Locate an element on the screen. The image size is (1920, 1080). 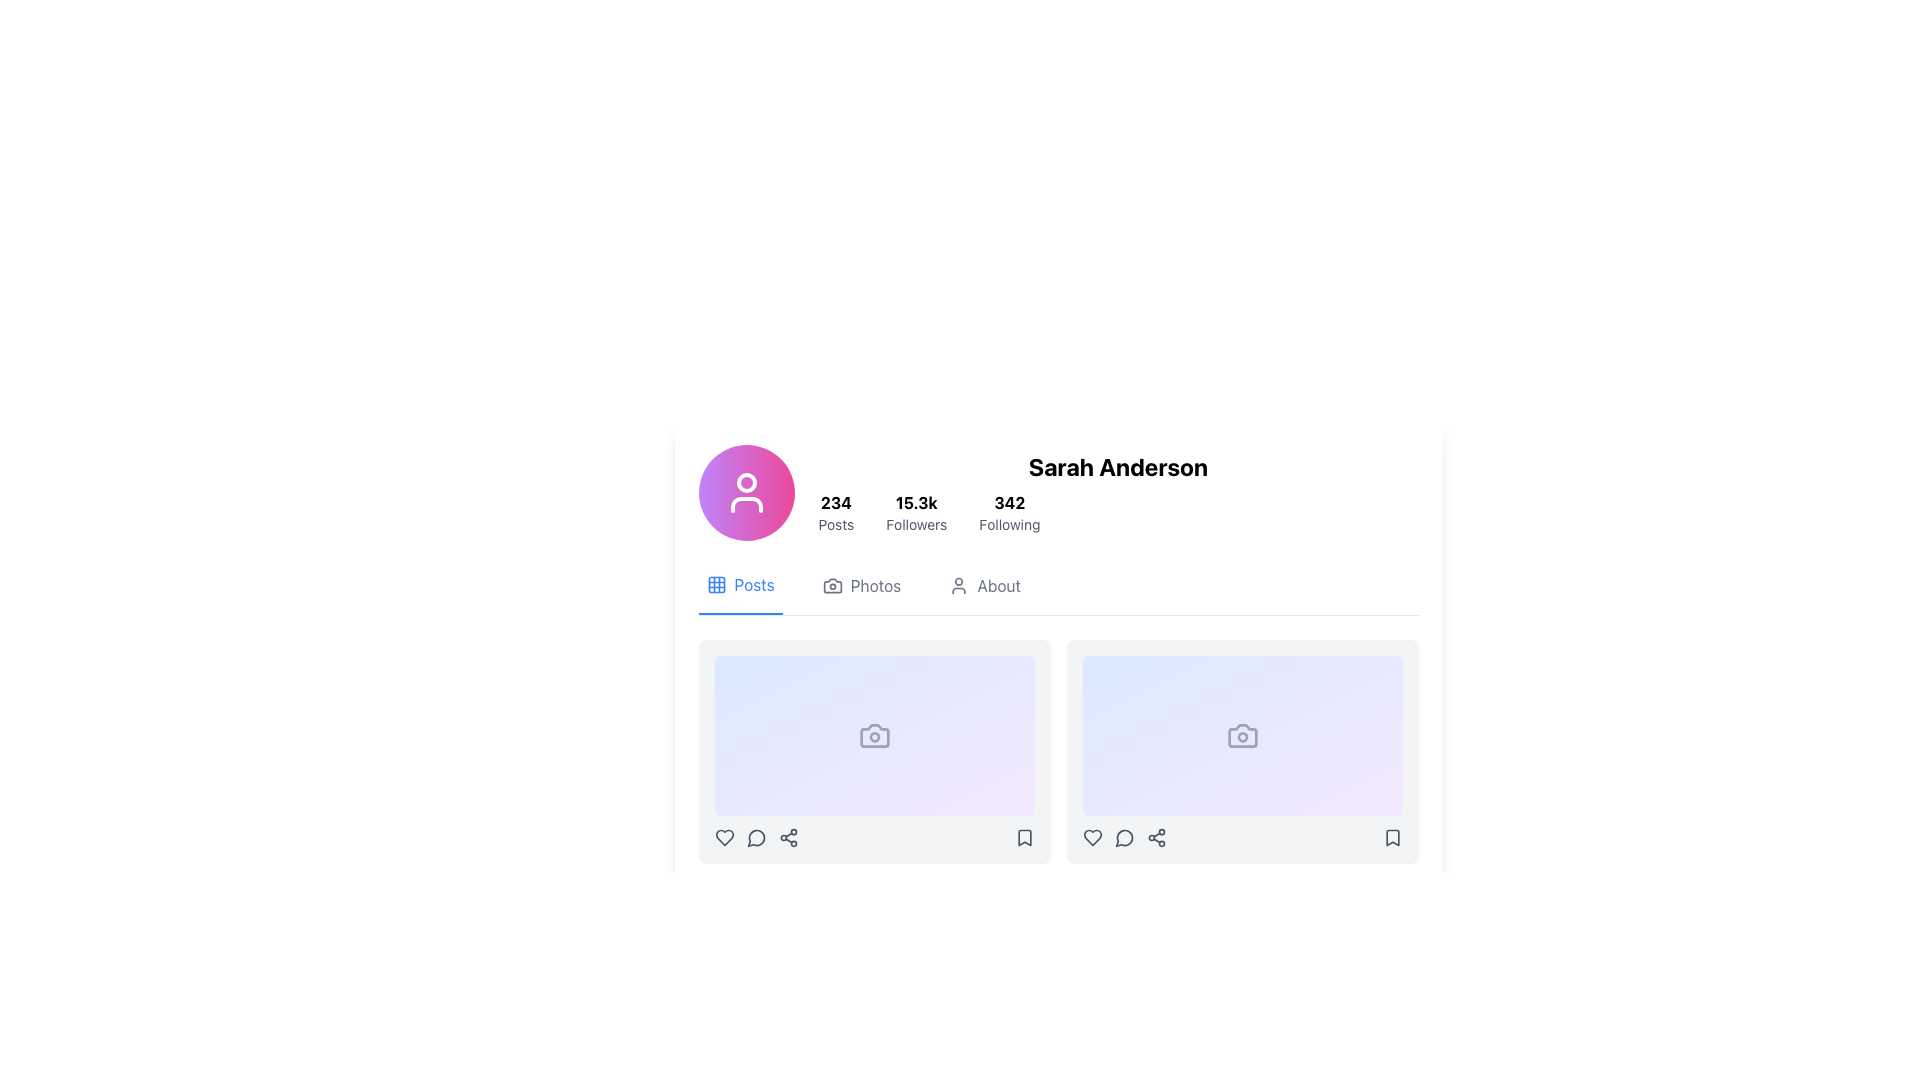
statistic indicator displaying '15.3k' above the label 'Followers', which is the second element in a row of three statistic indicators is located at coordinates (915, 512).